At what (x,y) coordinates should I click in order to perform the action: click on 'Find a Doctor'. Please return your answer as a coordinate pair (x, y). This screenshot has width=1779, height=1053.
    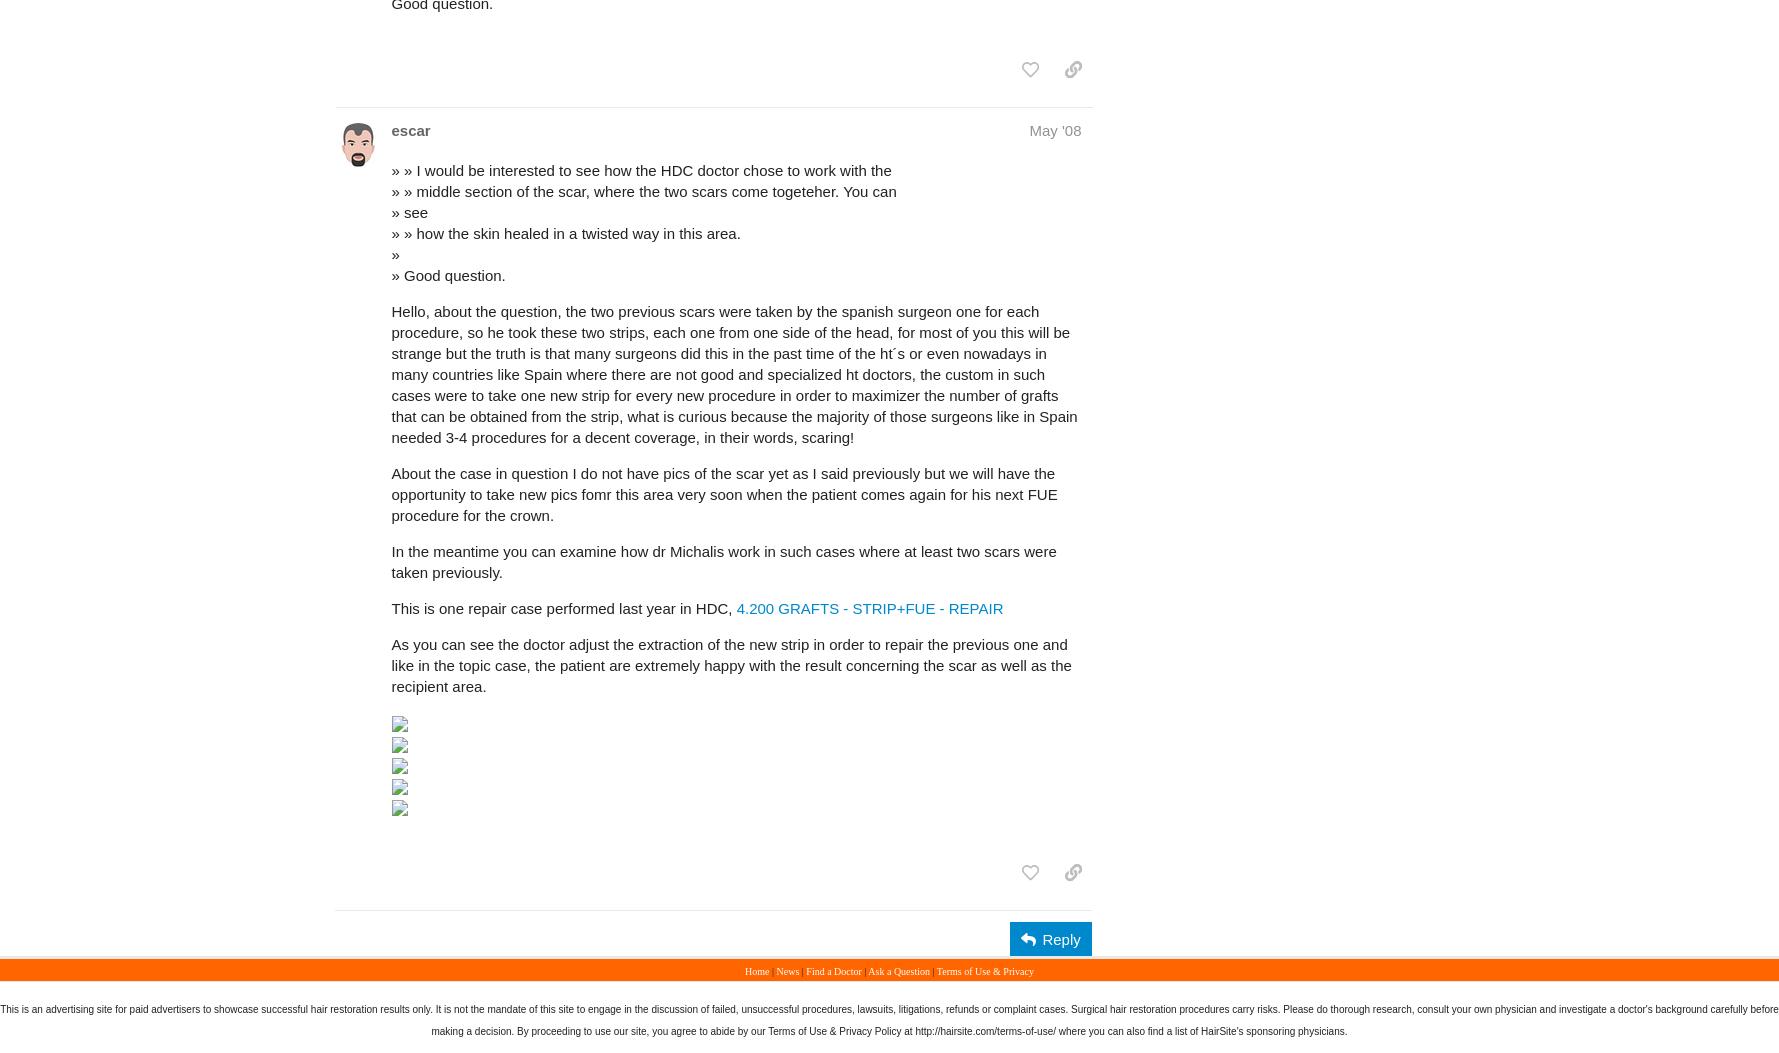
    Looking at the image, I should click on (805, 971).